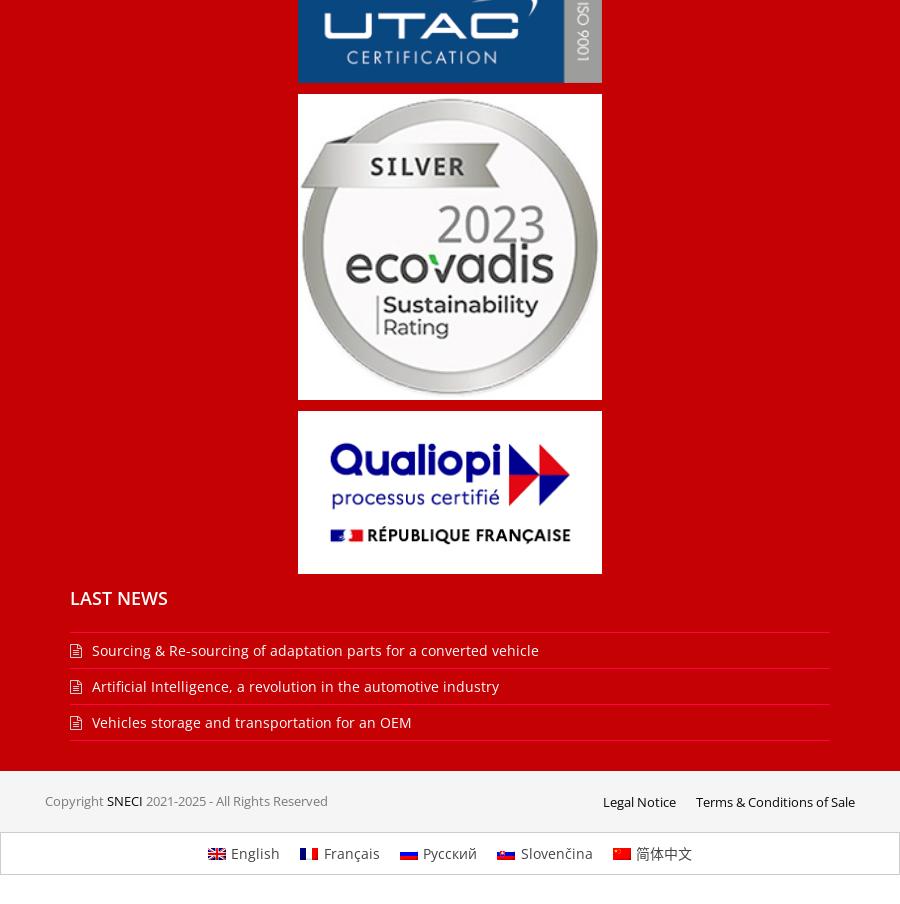  I want to click on '2021-2025 - All Rights Reserved', so click(234, 800).